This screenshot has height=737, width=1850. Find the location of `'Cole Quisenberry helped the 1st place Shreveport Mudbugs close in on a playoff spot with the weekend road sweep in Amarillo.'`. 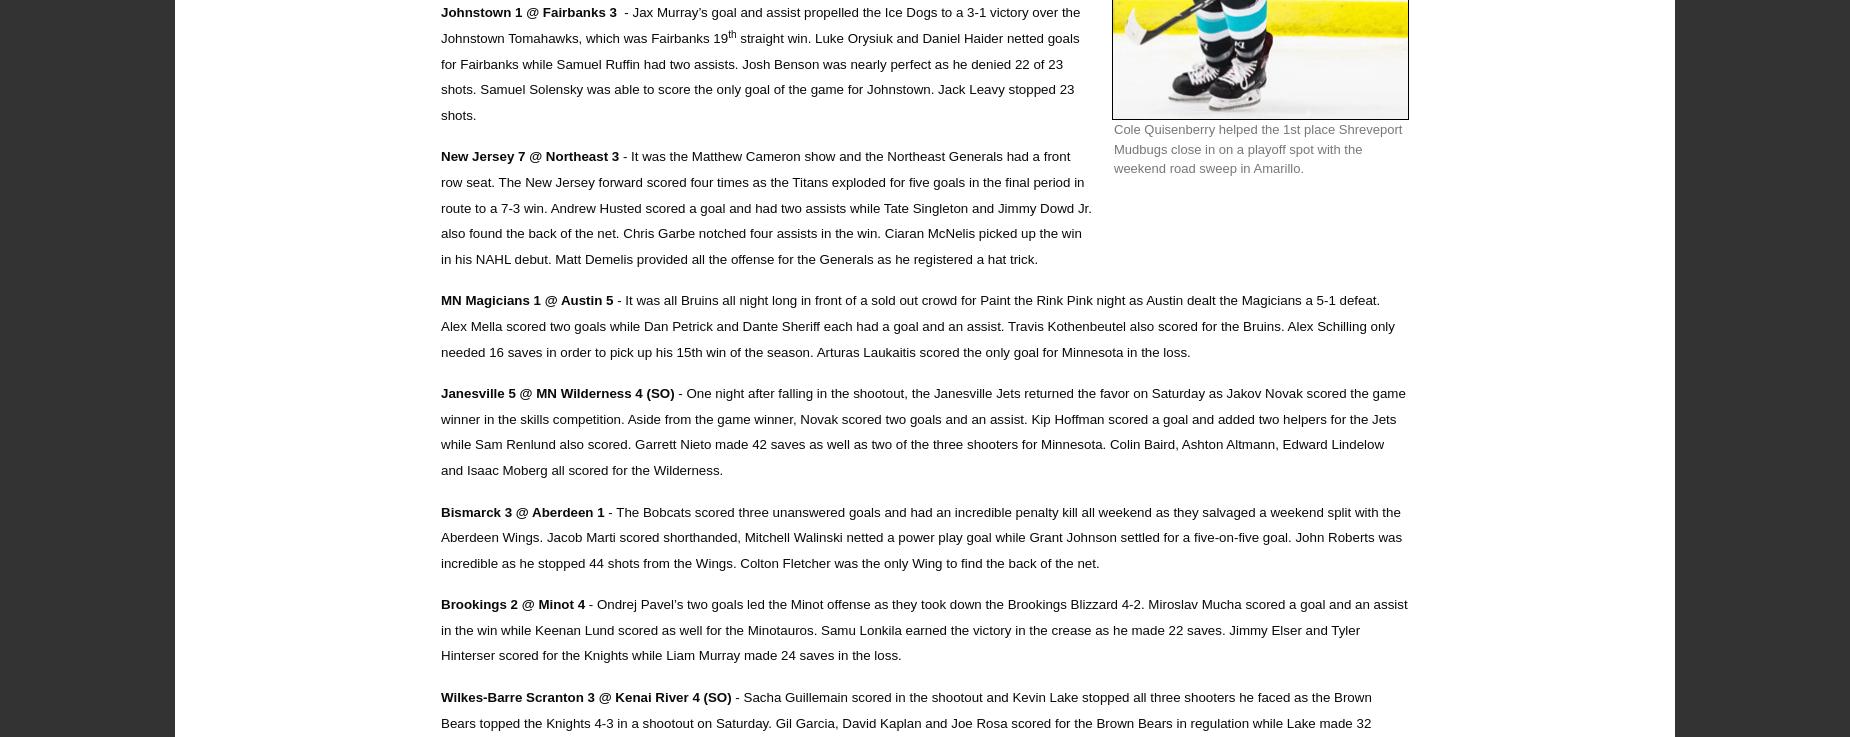

'Cole Quisenberry helped the 1st place Shreveport Mudbugs close in on a playoff spot with the weekend road sweep in Amarillo.' is located at coordinates (1257, 149).